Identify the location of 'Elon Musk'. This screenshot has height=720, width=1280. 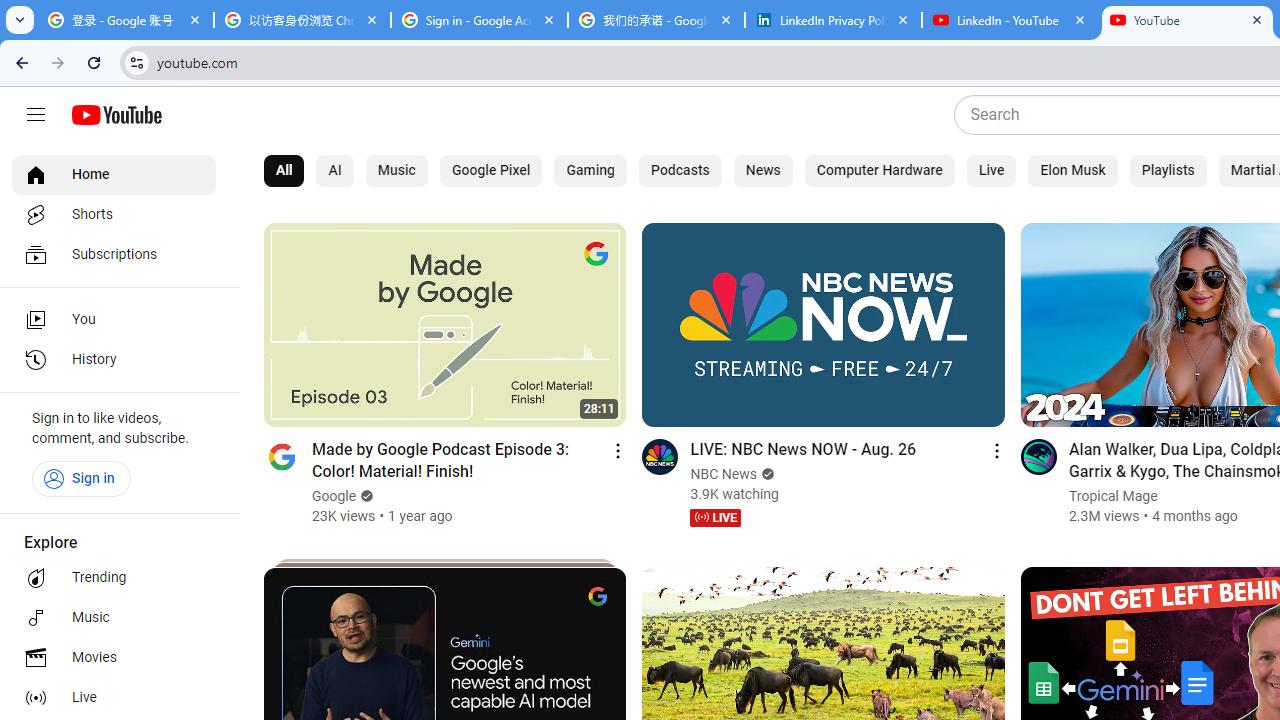
(1071, 170).